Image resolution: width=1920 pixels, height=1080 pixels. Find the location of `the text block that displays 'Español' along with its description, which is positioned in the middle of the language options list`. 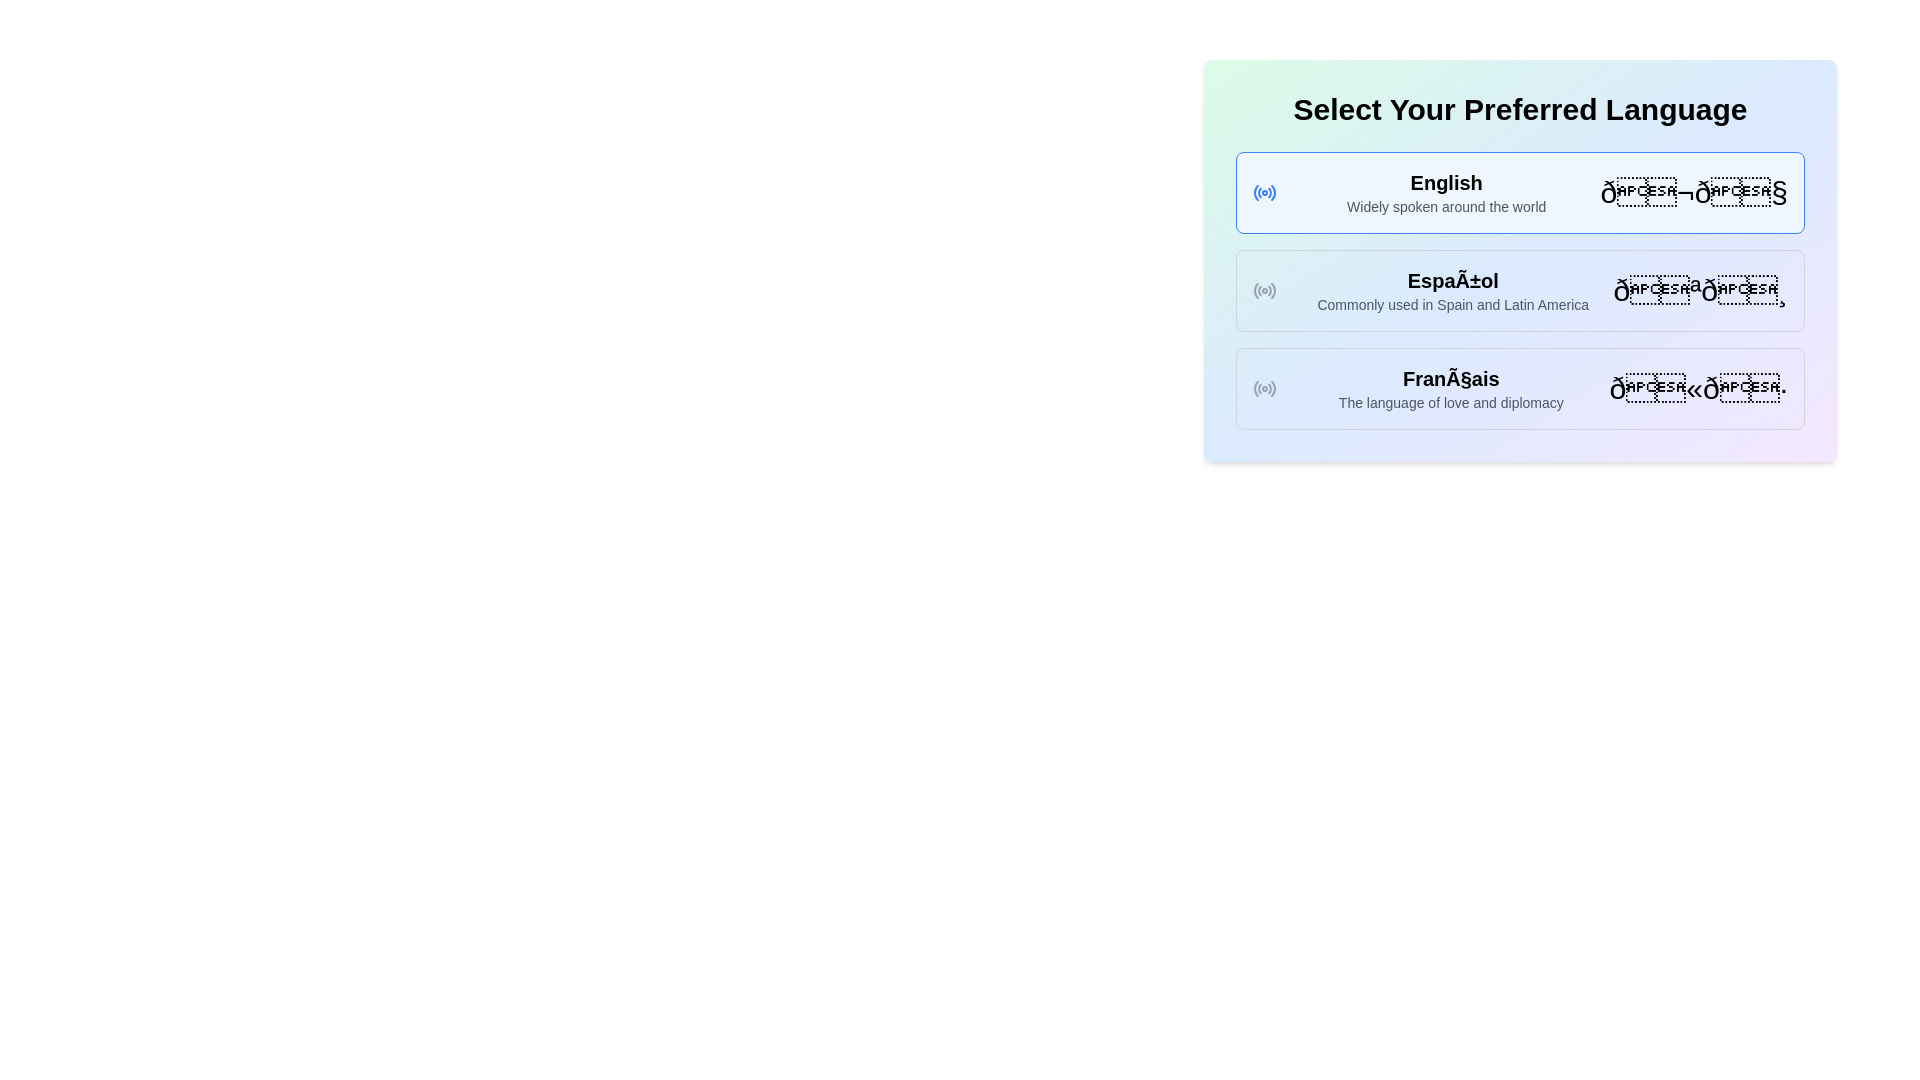

the text block that displays 'Español' along with its description, which is positioned in the middle of the language options list is located at coordinates (1453, 290).